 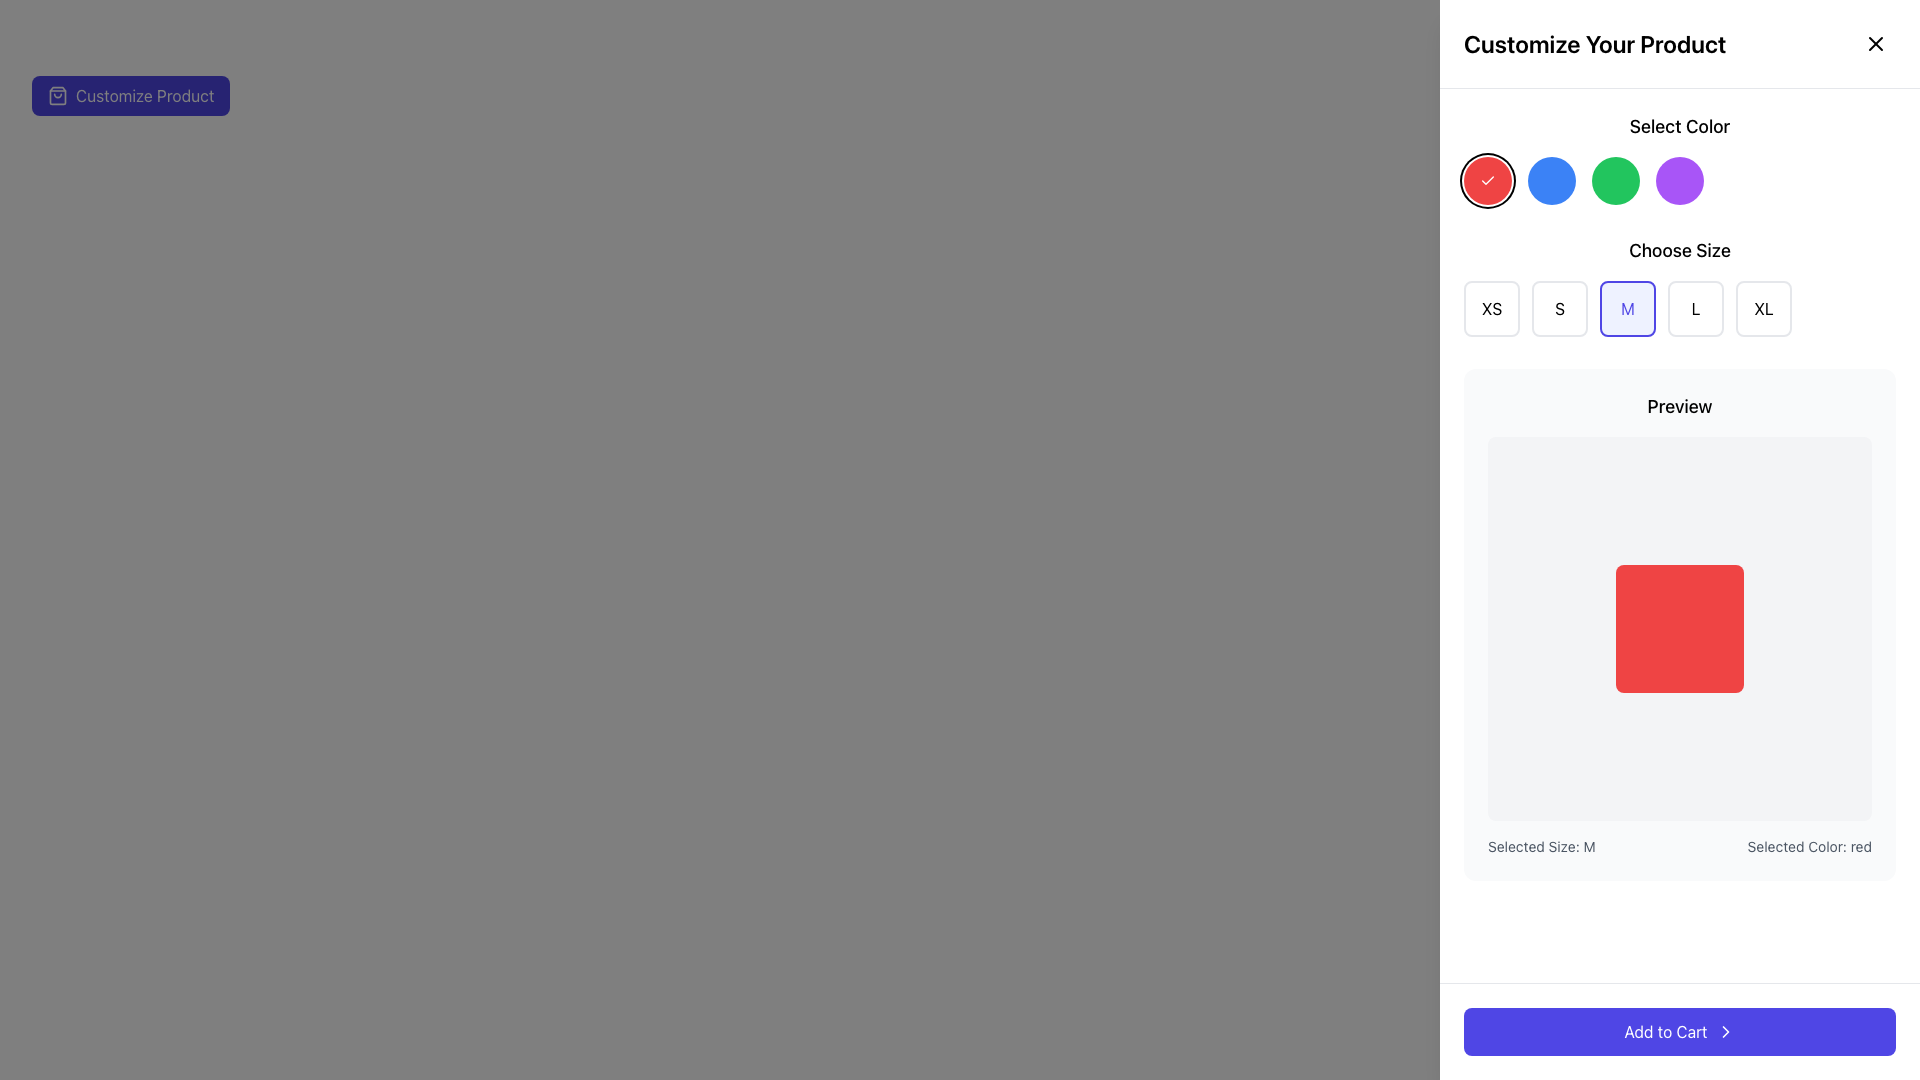 What do you see at coordinates (1875, 43) in the screenshot?
I see `the close button located at the top-right corner of the 'Customize Your Product' section` at bounding box center [1875, 43].